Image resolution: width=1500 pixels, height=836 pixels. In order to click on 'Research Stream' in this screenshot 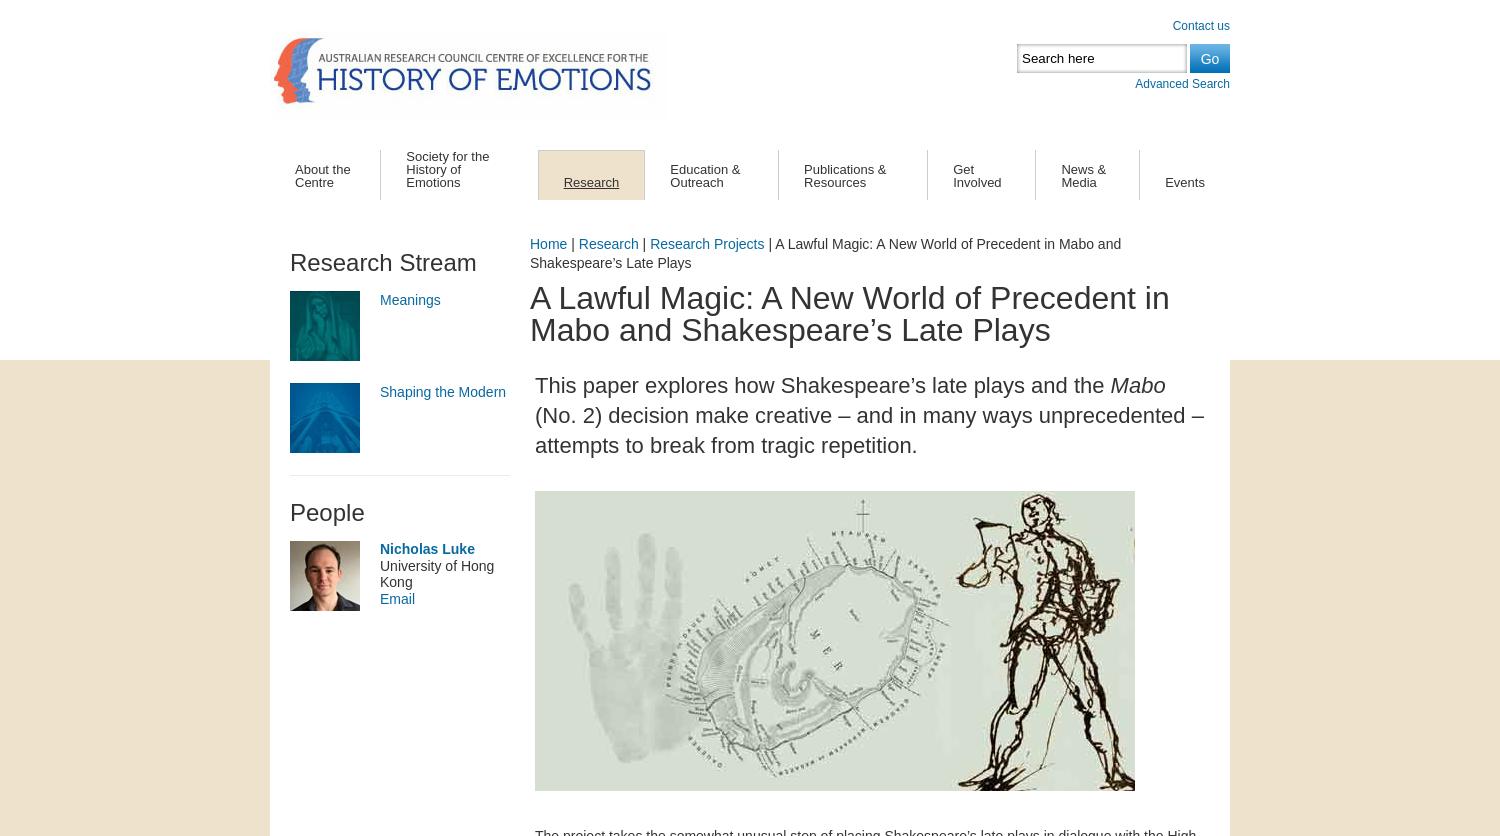, I will do `click(289, 261)`.